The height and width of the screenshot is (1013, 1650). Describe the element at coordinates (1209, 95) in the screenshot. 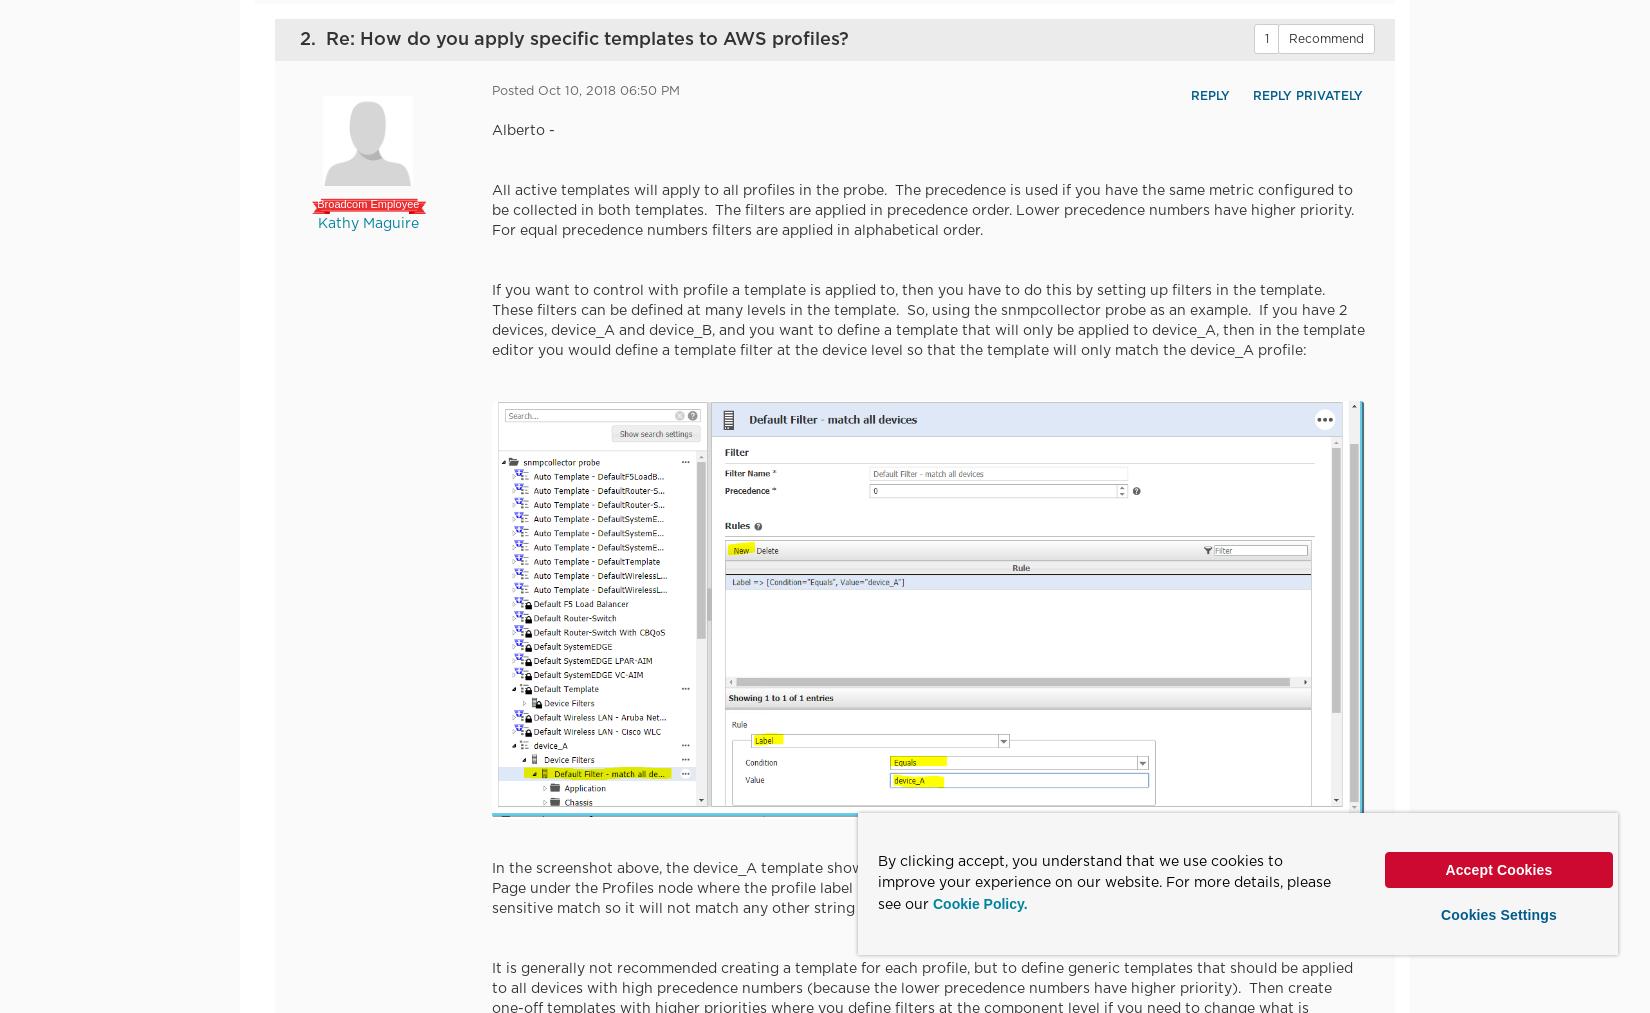

I see `'Reply'` at that location.